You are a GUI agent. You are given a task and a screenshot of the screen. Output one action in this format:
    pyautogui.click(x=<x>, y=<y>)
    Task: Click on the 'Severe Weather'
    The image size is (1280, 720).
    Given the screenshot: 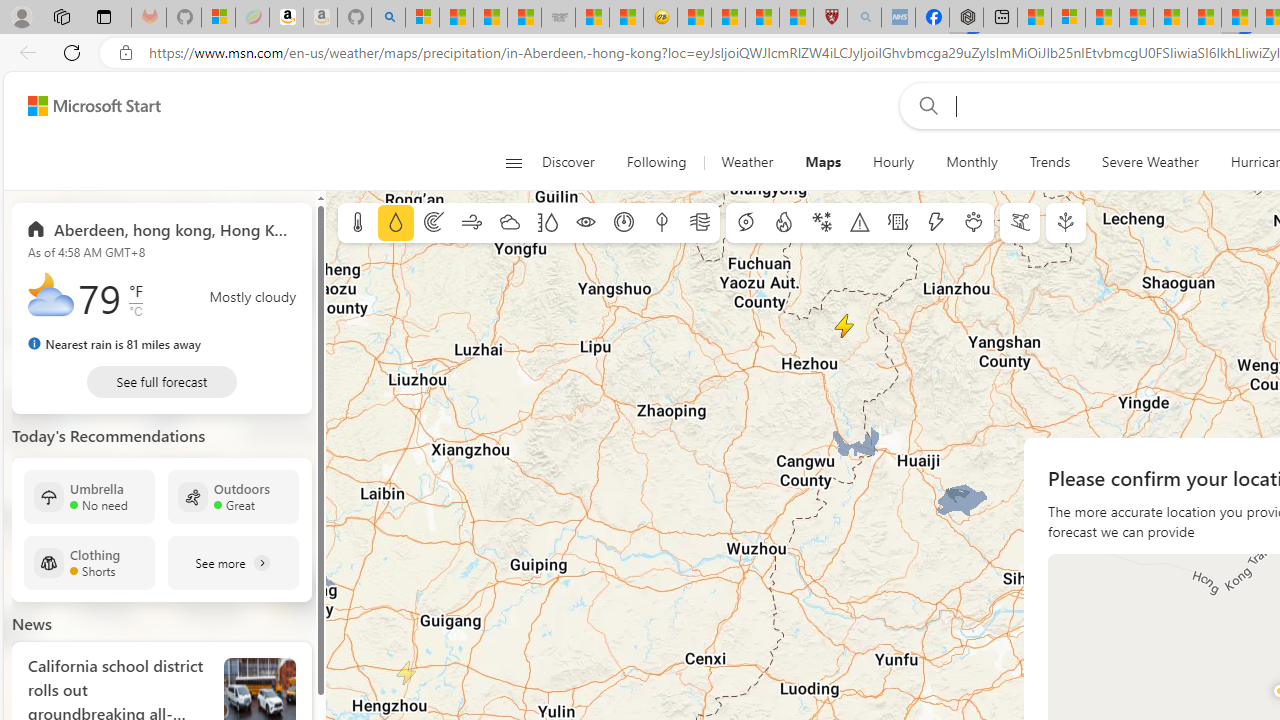 What is the action you would take?
    pyautogui.click(x=1150, y=162)
    